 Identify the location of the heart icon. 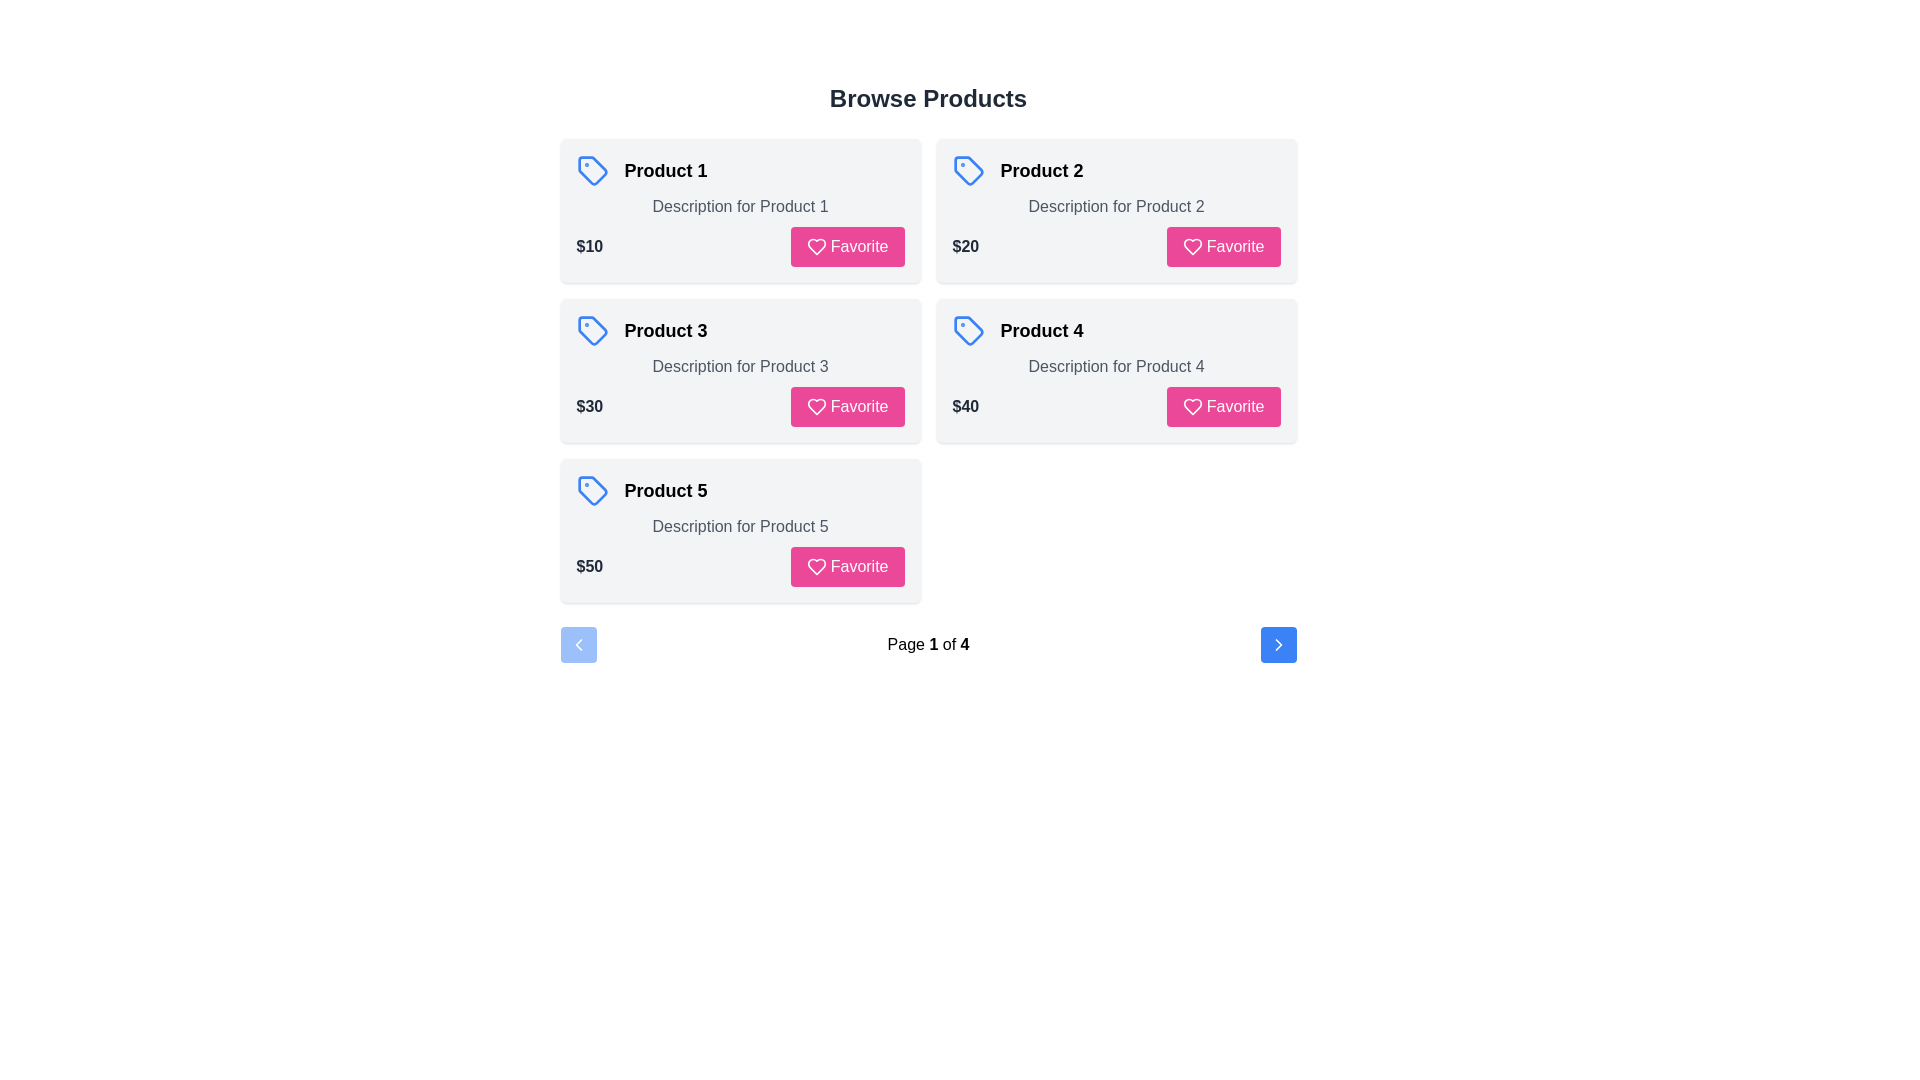
(816, 245).